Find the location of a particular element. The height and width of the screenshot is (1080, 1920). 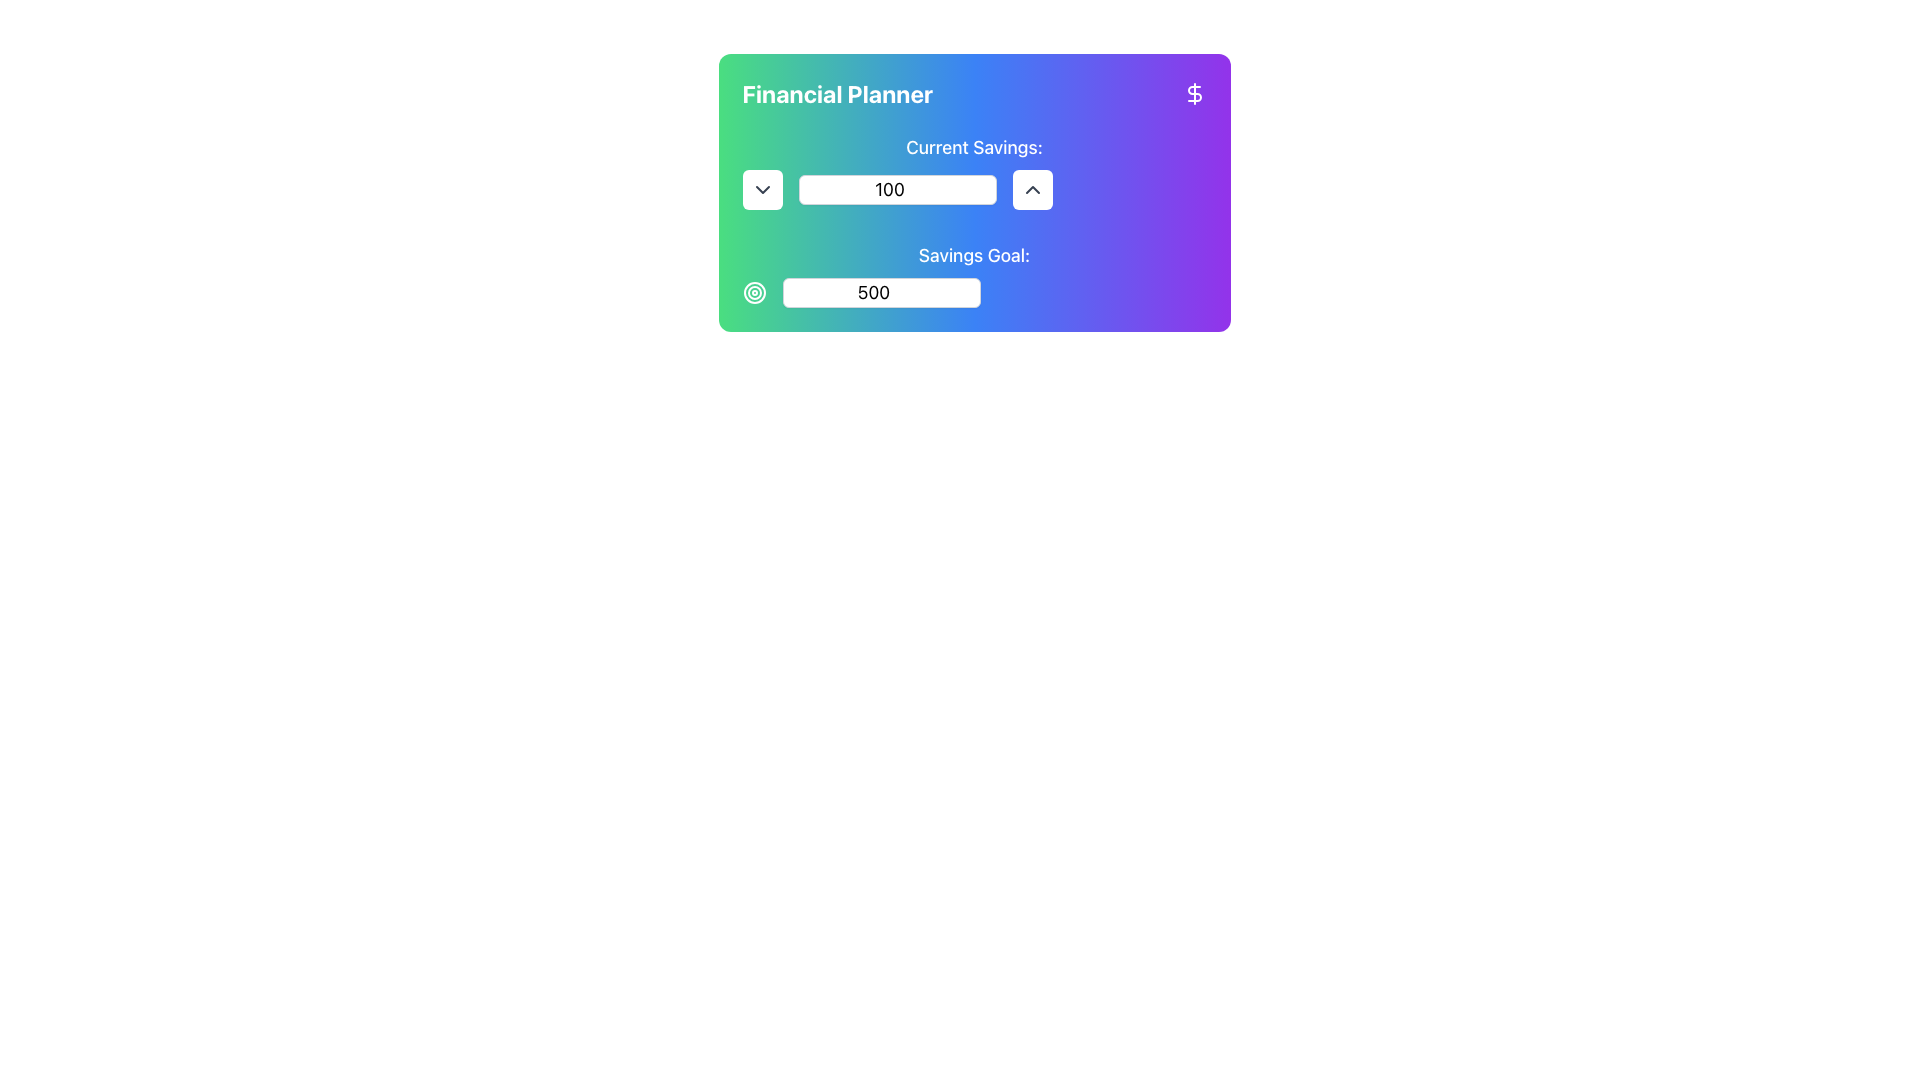

the decorative icon adjacent to the savings goal input field under the 'Savings Goal:' label in the 'Financial Planner' section is located at coordinates (974, 293).